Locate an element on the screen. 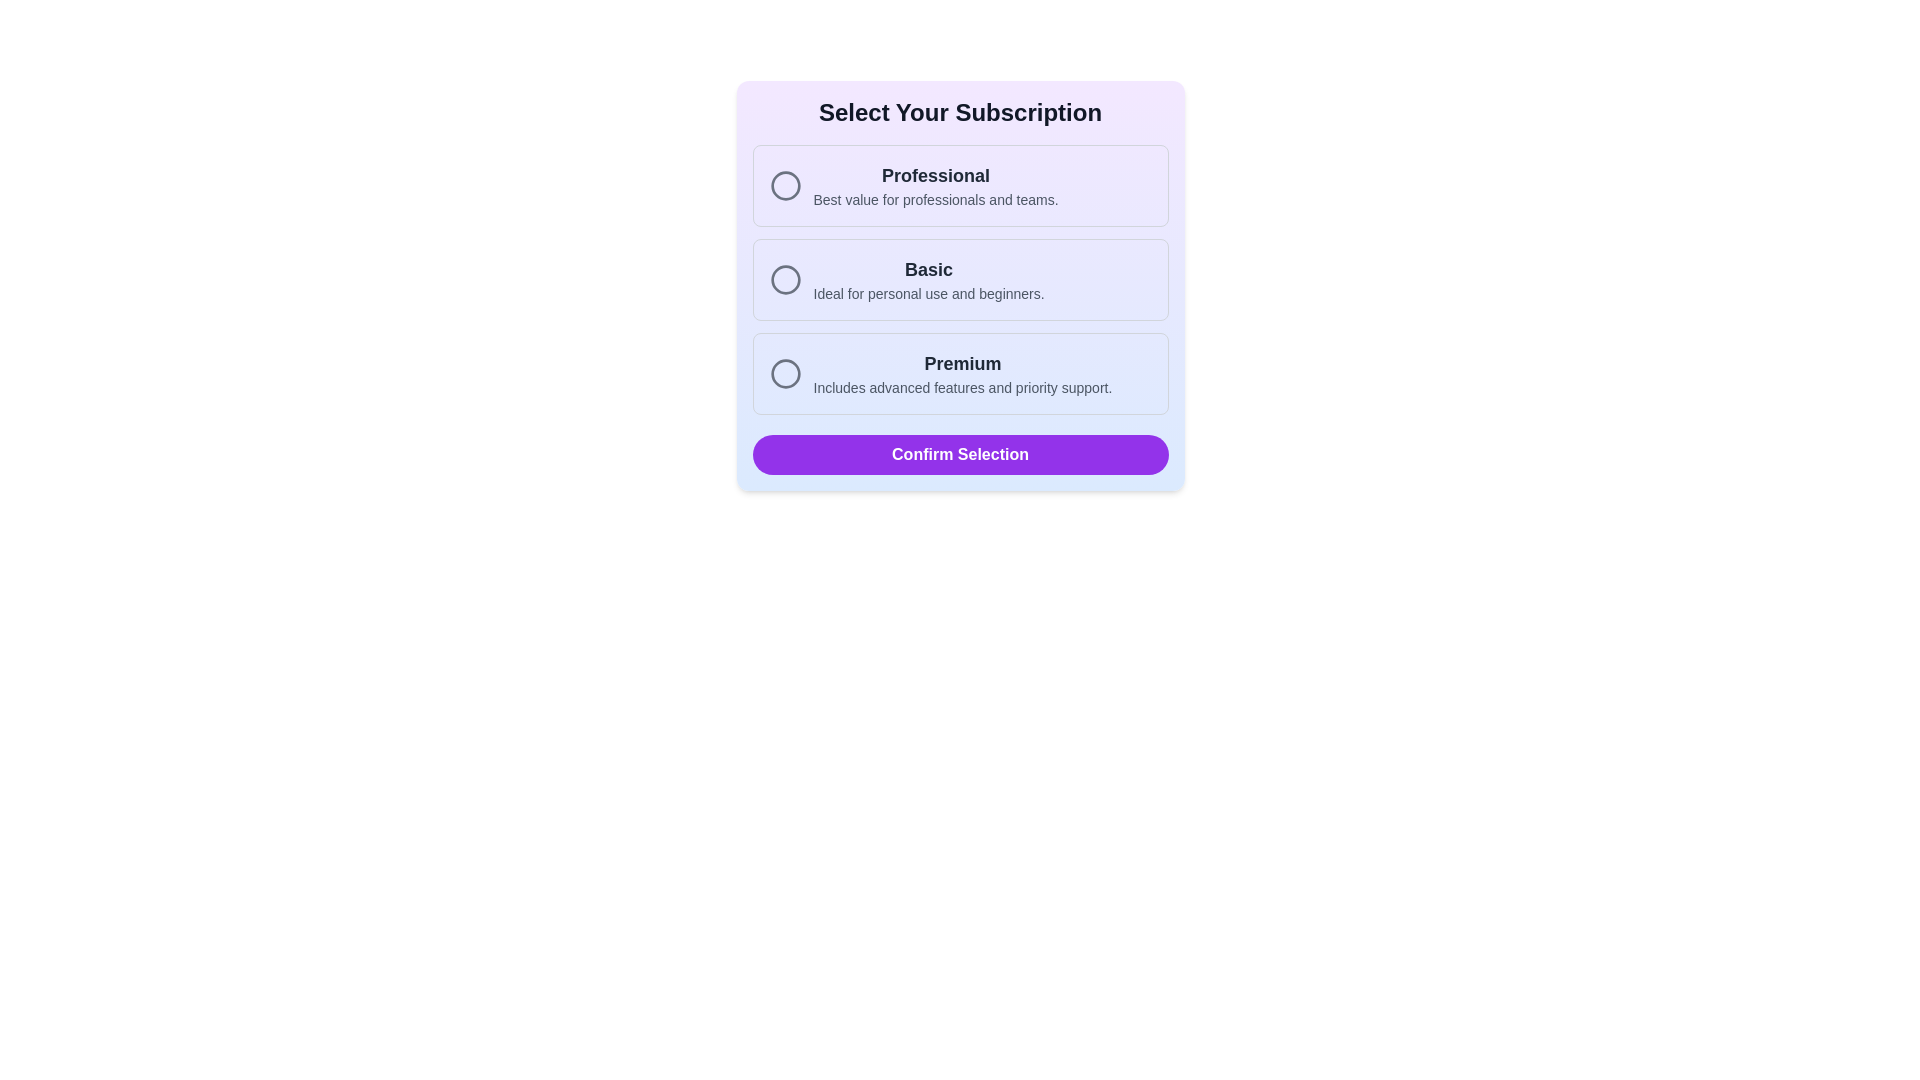  the 'Basic' subscription option in the interactive list is located at coordinates (960, 280).